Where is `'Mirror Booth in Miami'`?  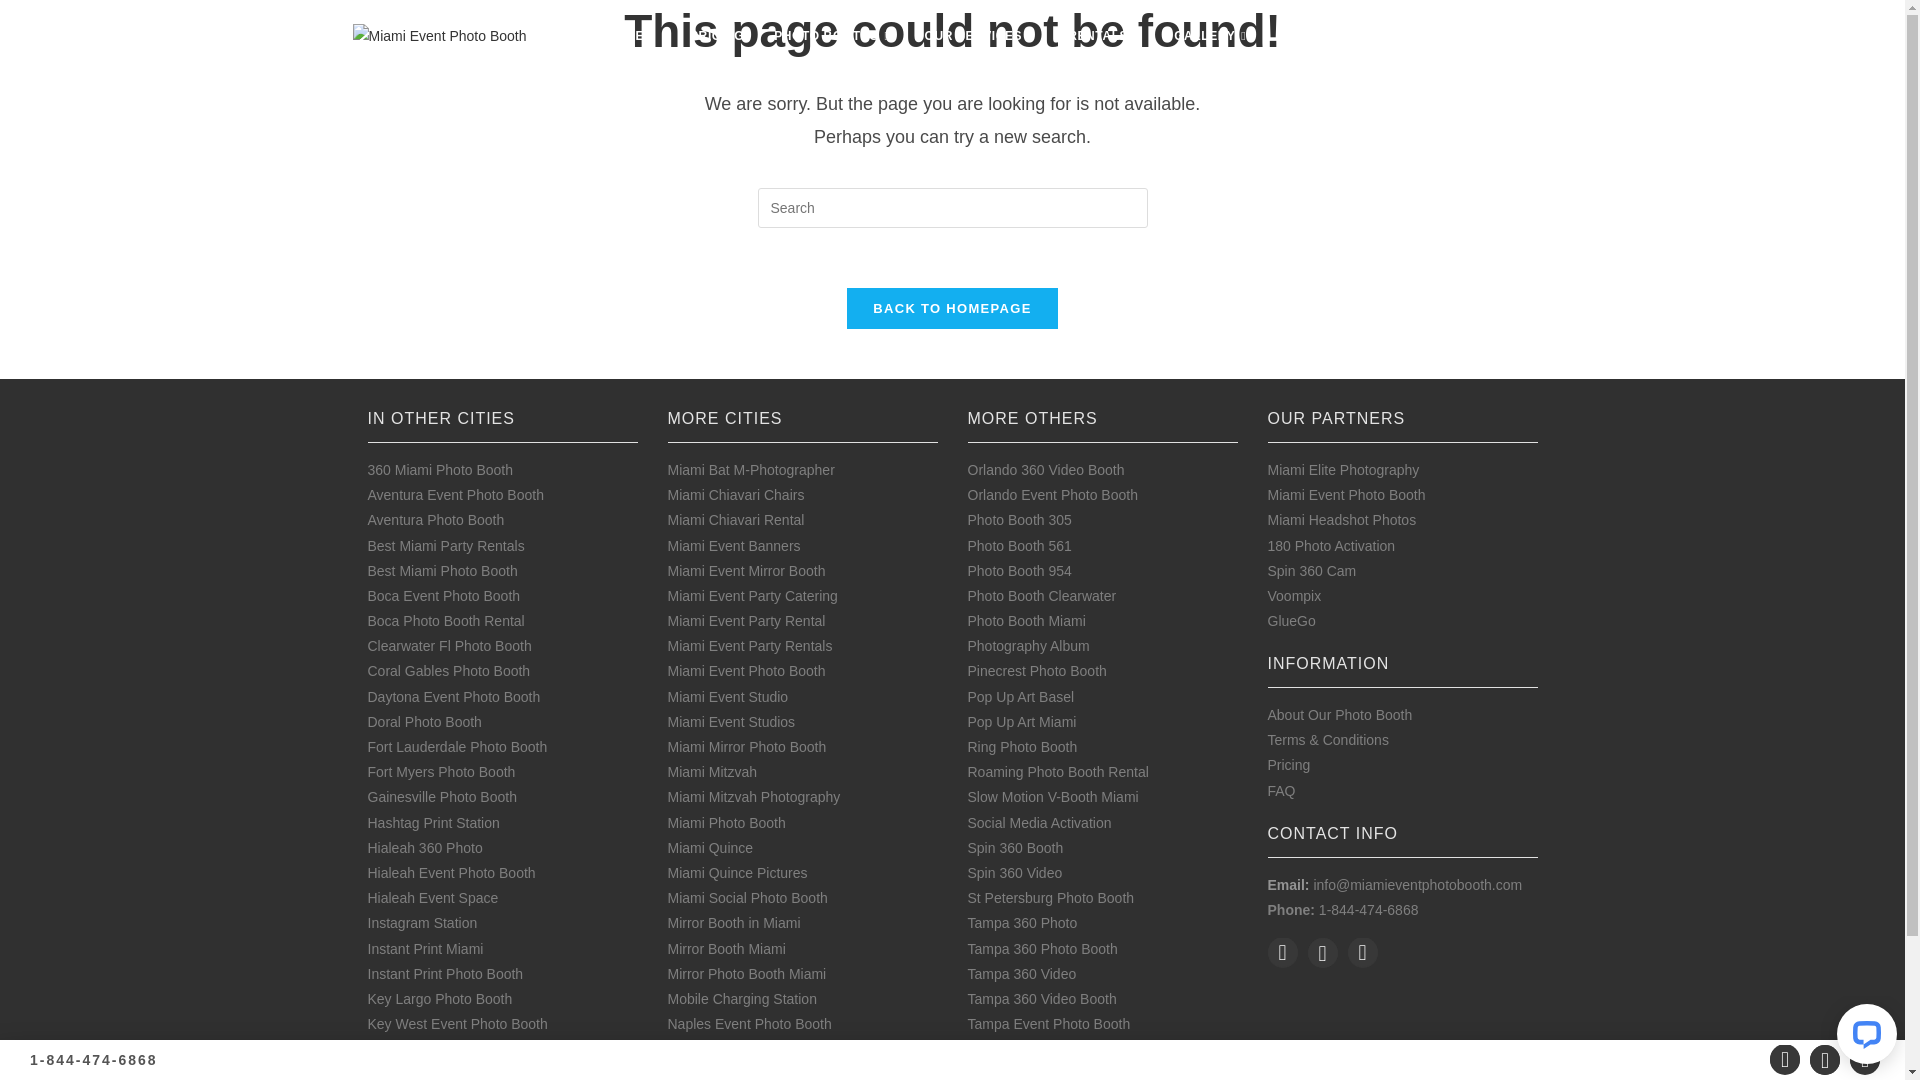
'Mirror Booth in Miami' is located at coordinates (733, 922).